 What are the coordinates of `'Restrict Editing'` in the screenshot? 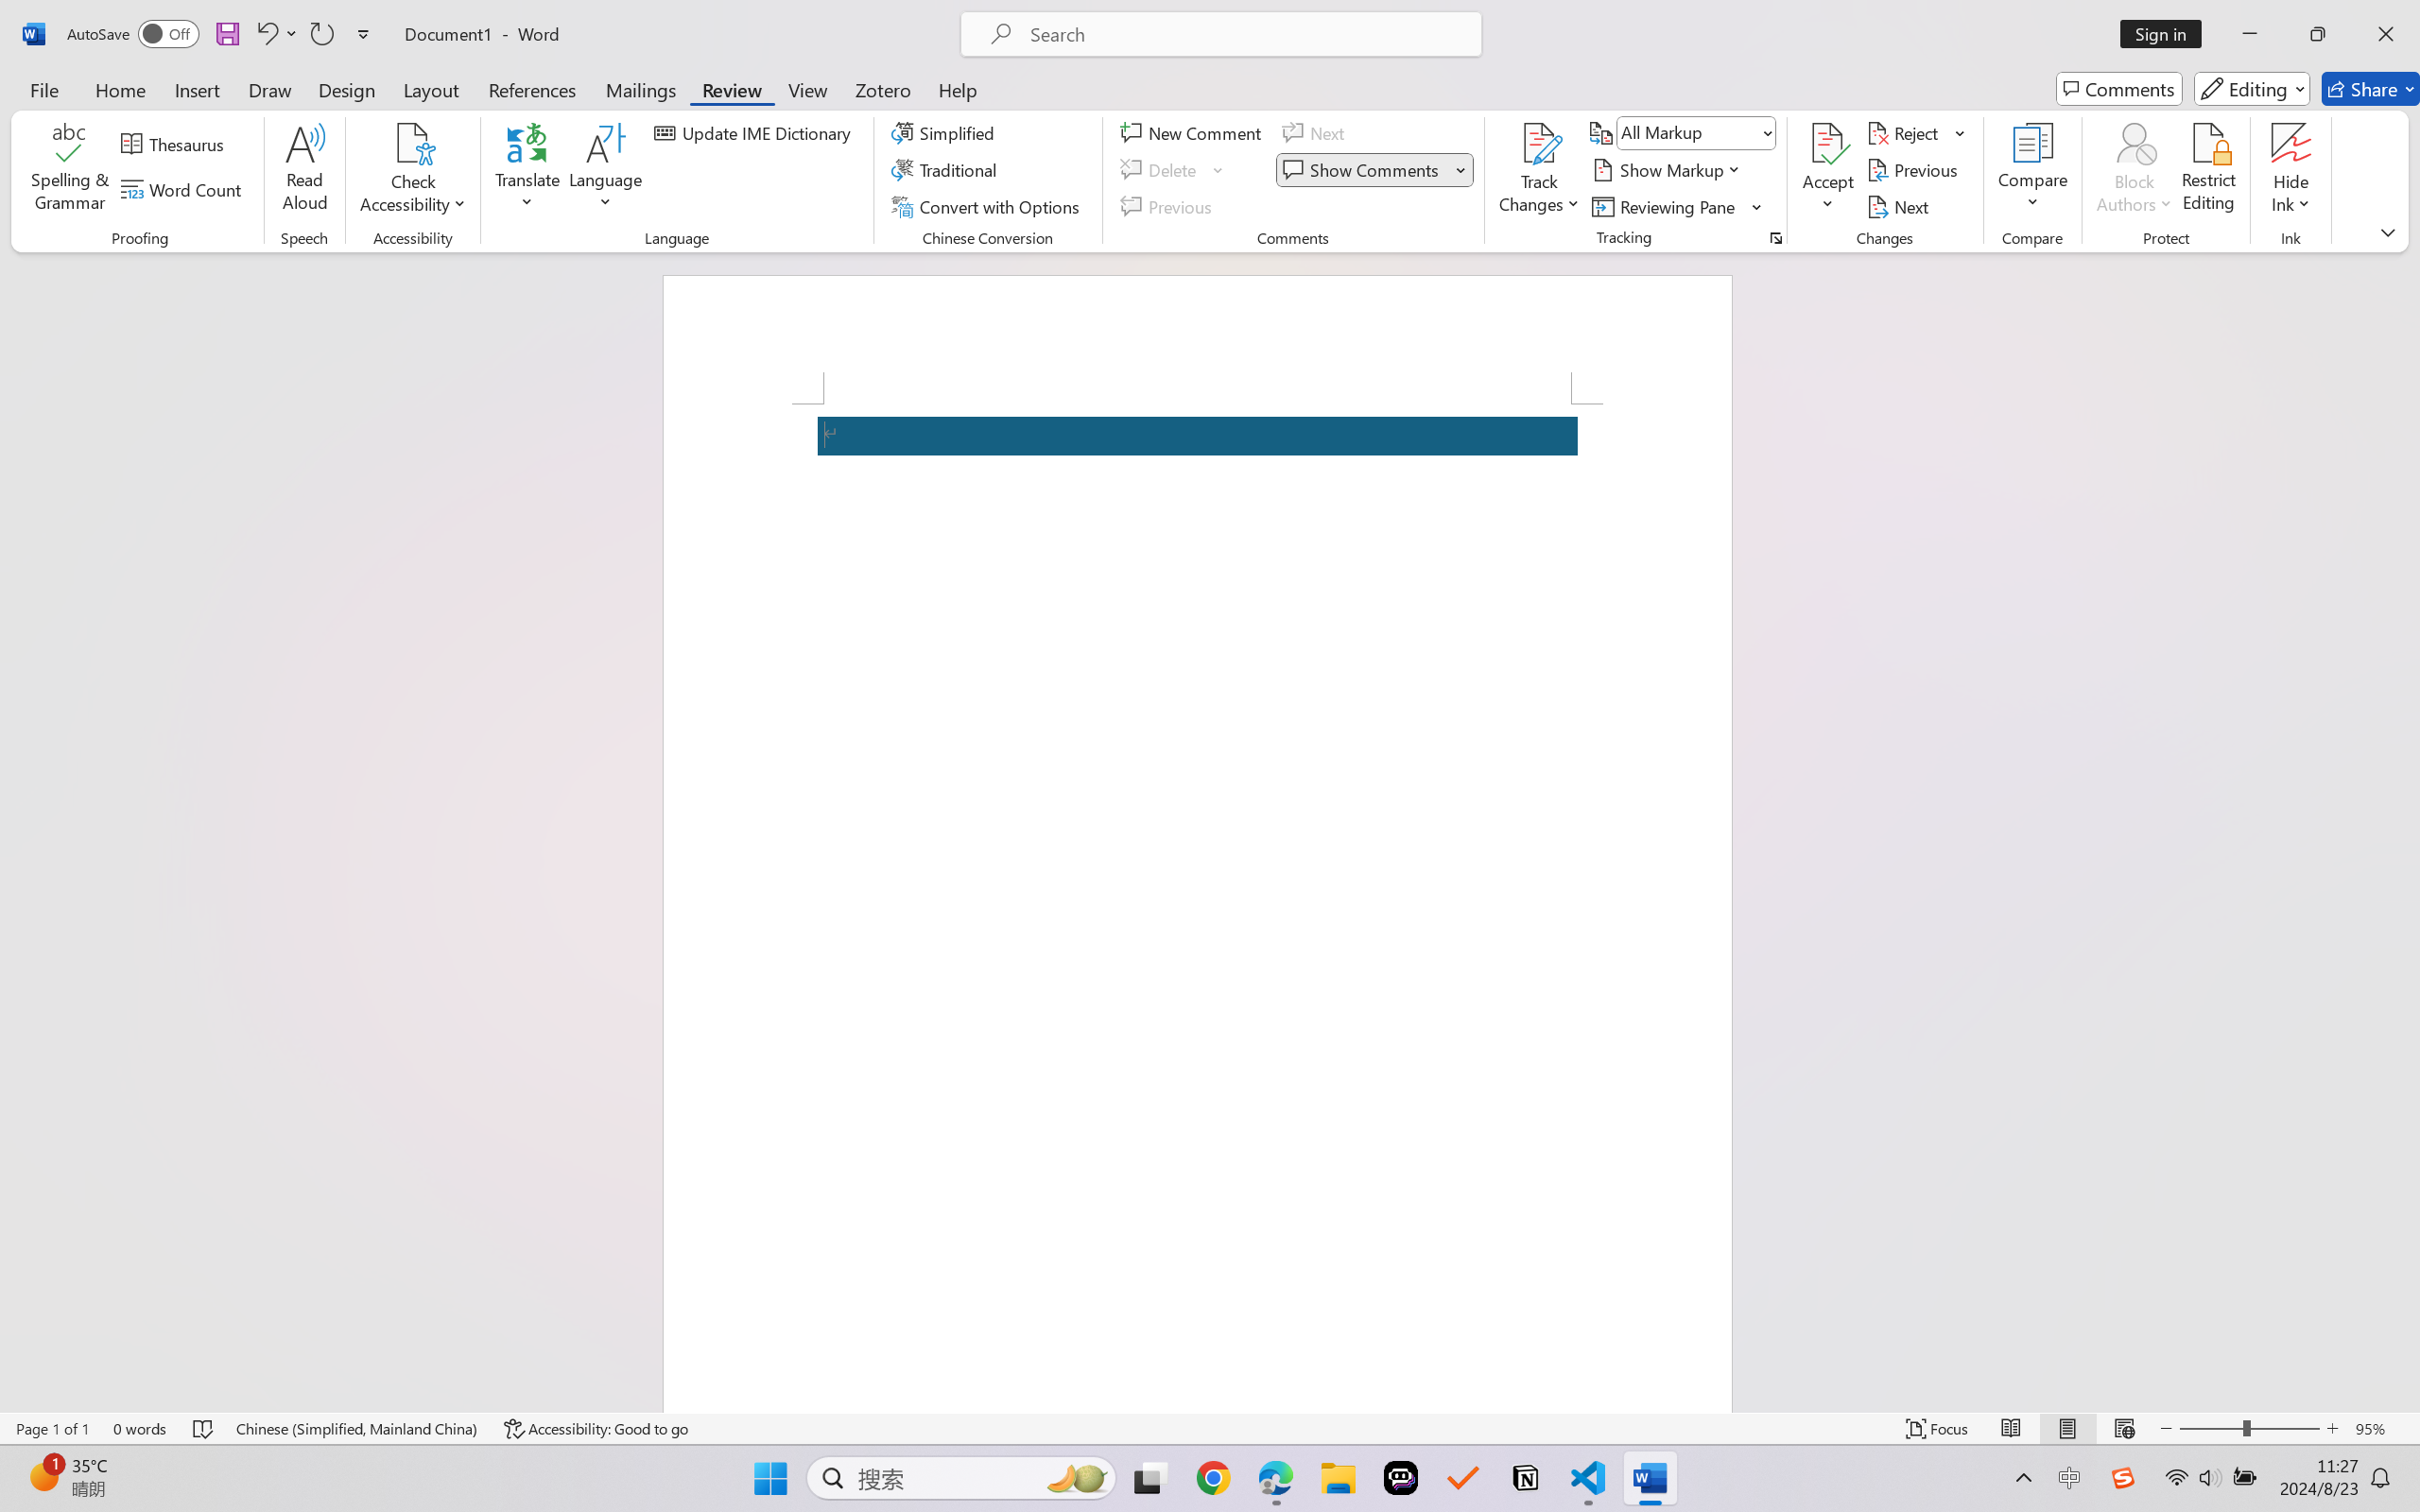 It's located at (2207, 170).